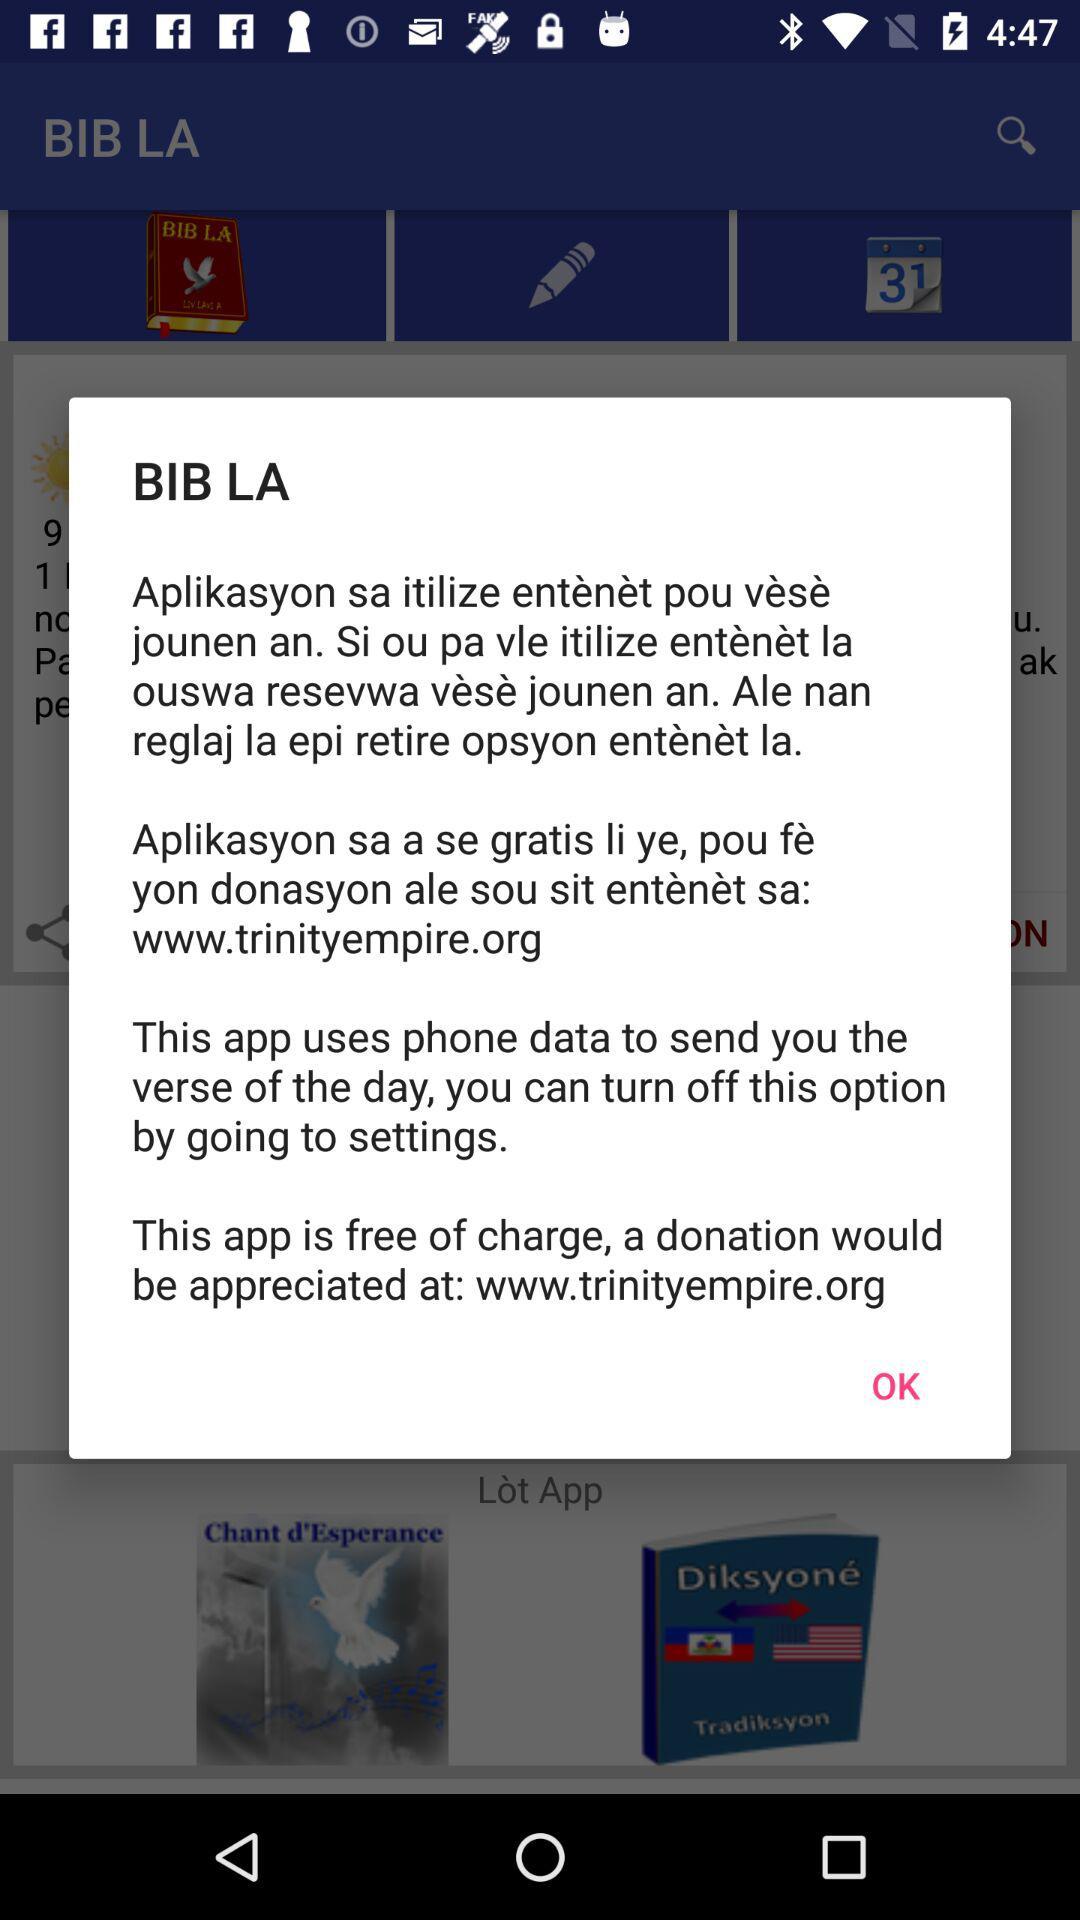  Describe the element at coordinates (894, 1384) in the screenshot. I see `the icon at the bottom right corner` at that location.